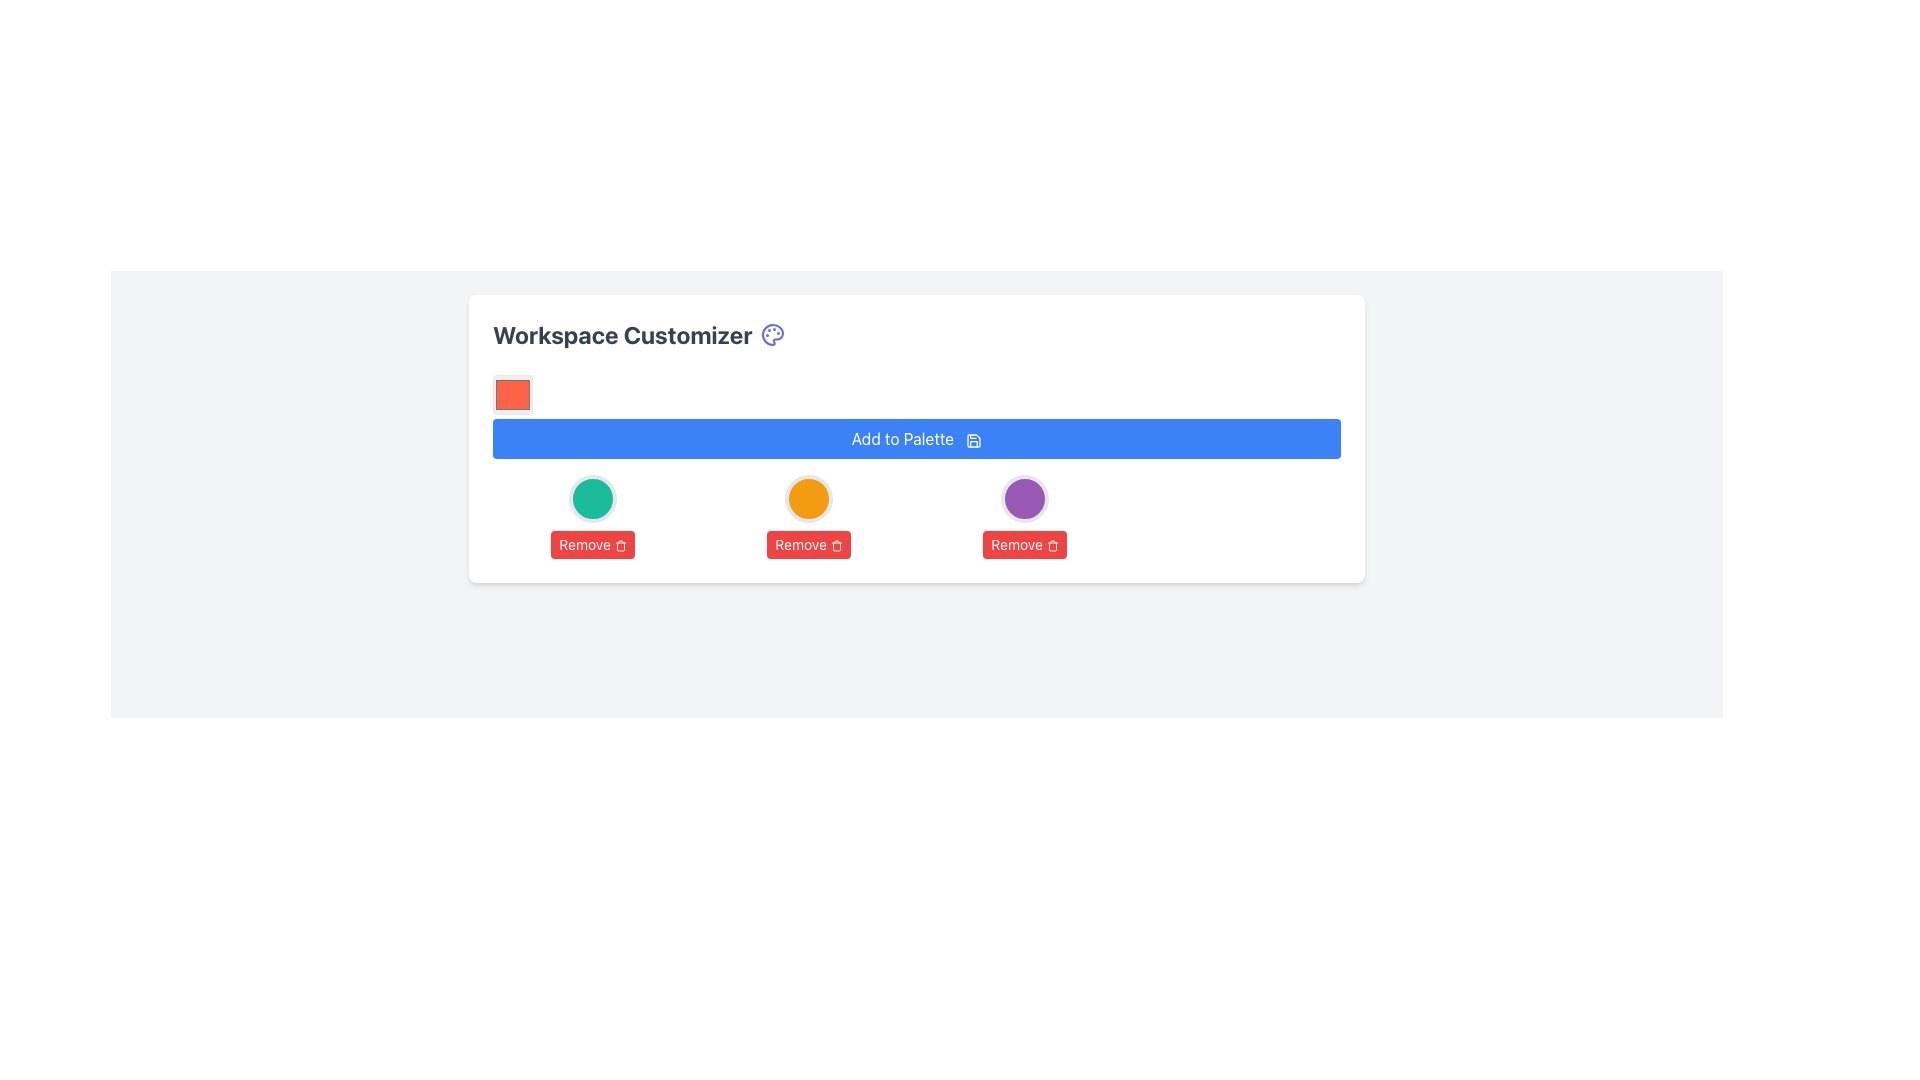  I want to click on the 'Remove' icon located inside the red button, which is the first from the left in a horizontal arrangement beneath the green circular item, so click(1051, 546).